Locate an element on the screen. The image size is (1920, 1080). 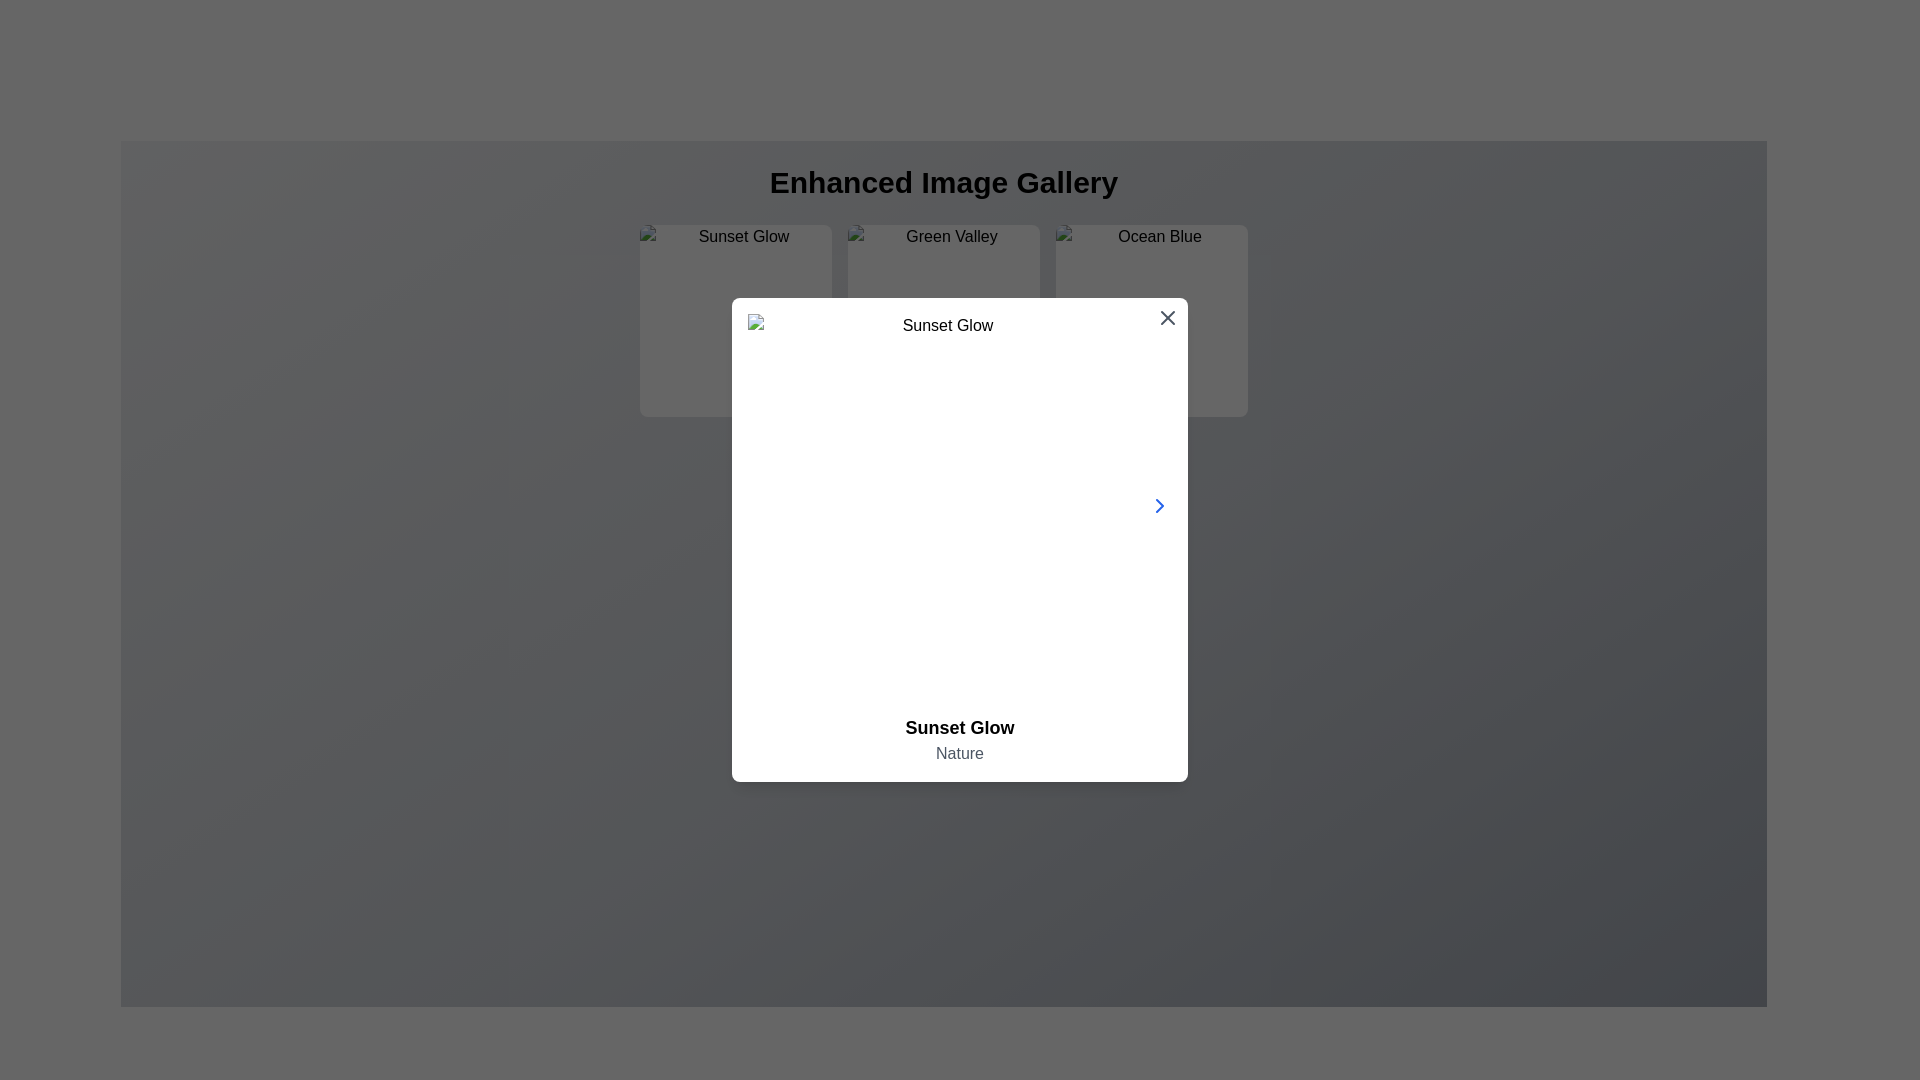
the 'Ocean Blue' interactive card in the image gallery is located at coordinates (1152, 319).